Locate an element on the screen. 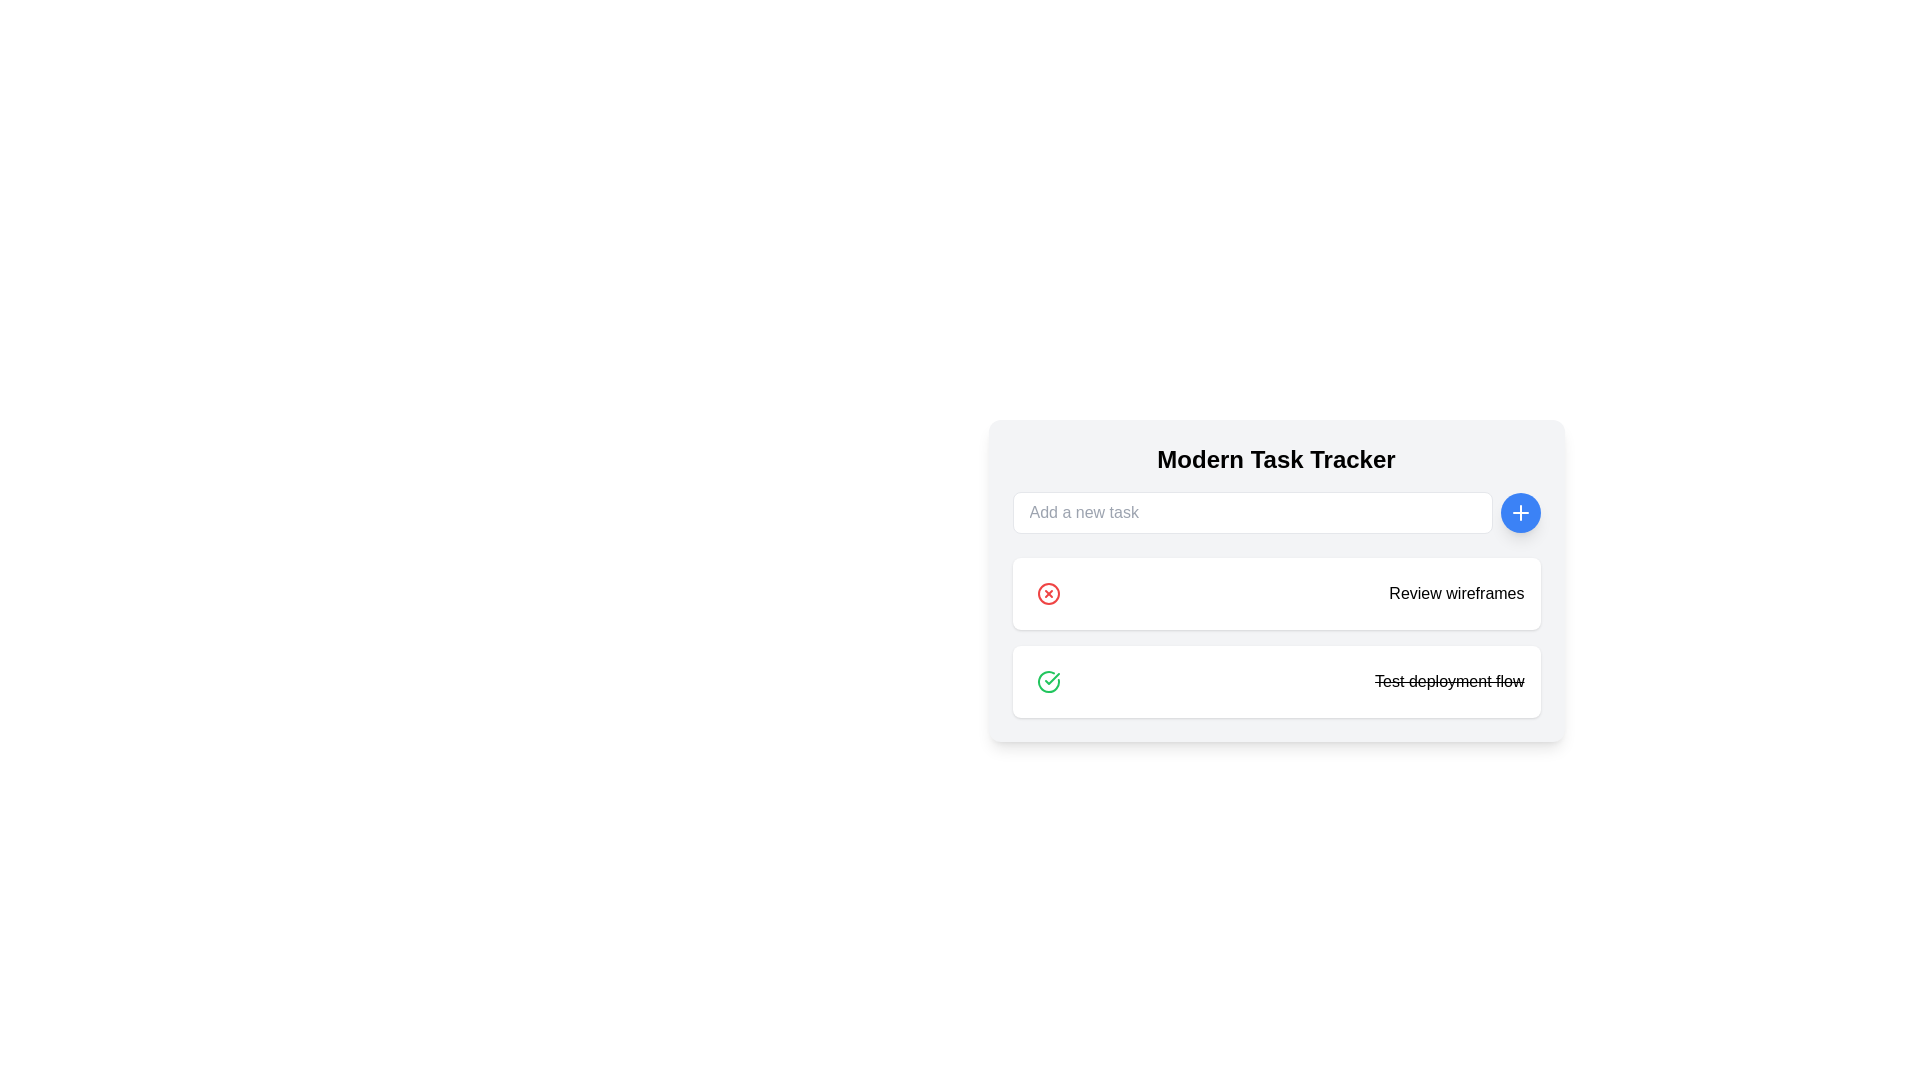  the completion icon in the second task row of the task list is located at coordinates (1047, 681).